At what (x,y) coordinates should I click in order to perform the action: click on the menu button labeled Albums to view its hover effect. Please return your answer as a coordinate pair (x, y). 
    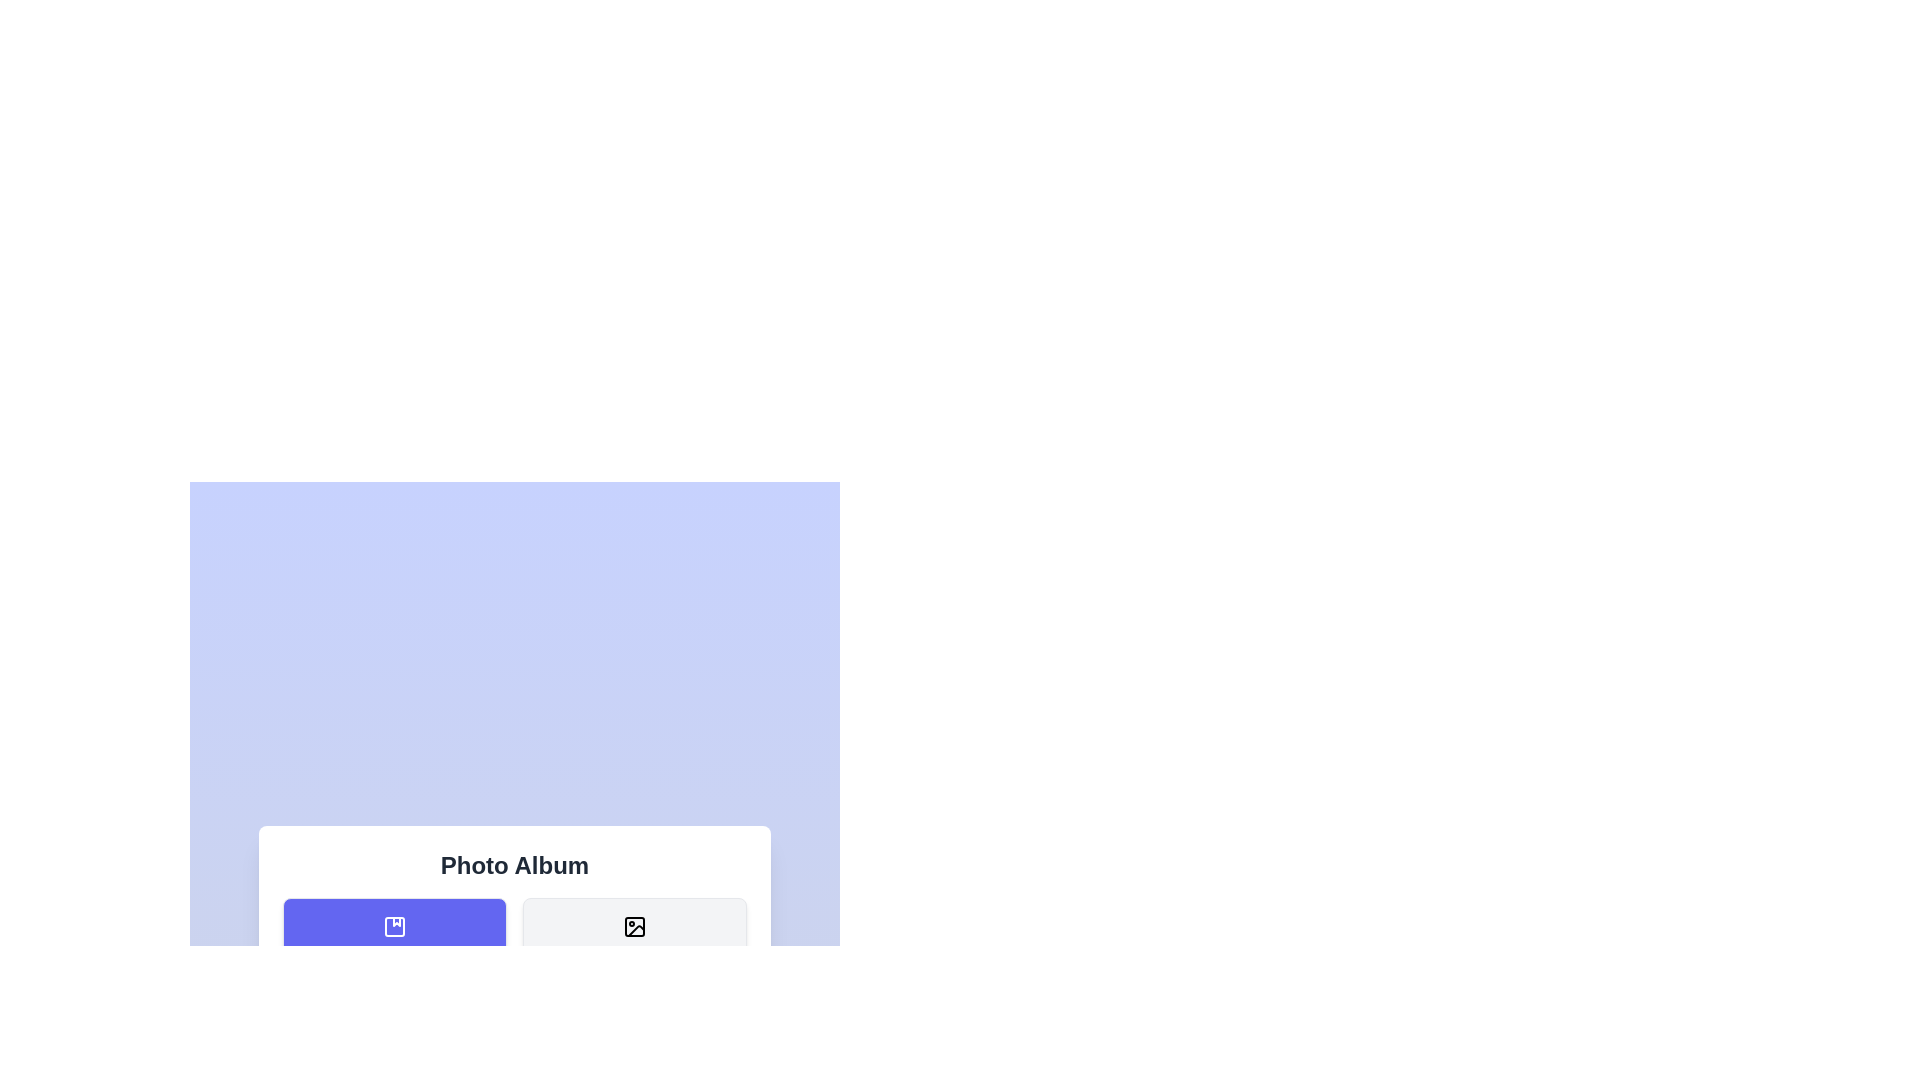
    Looking at the image, I should click on (394, 941).